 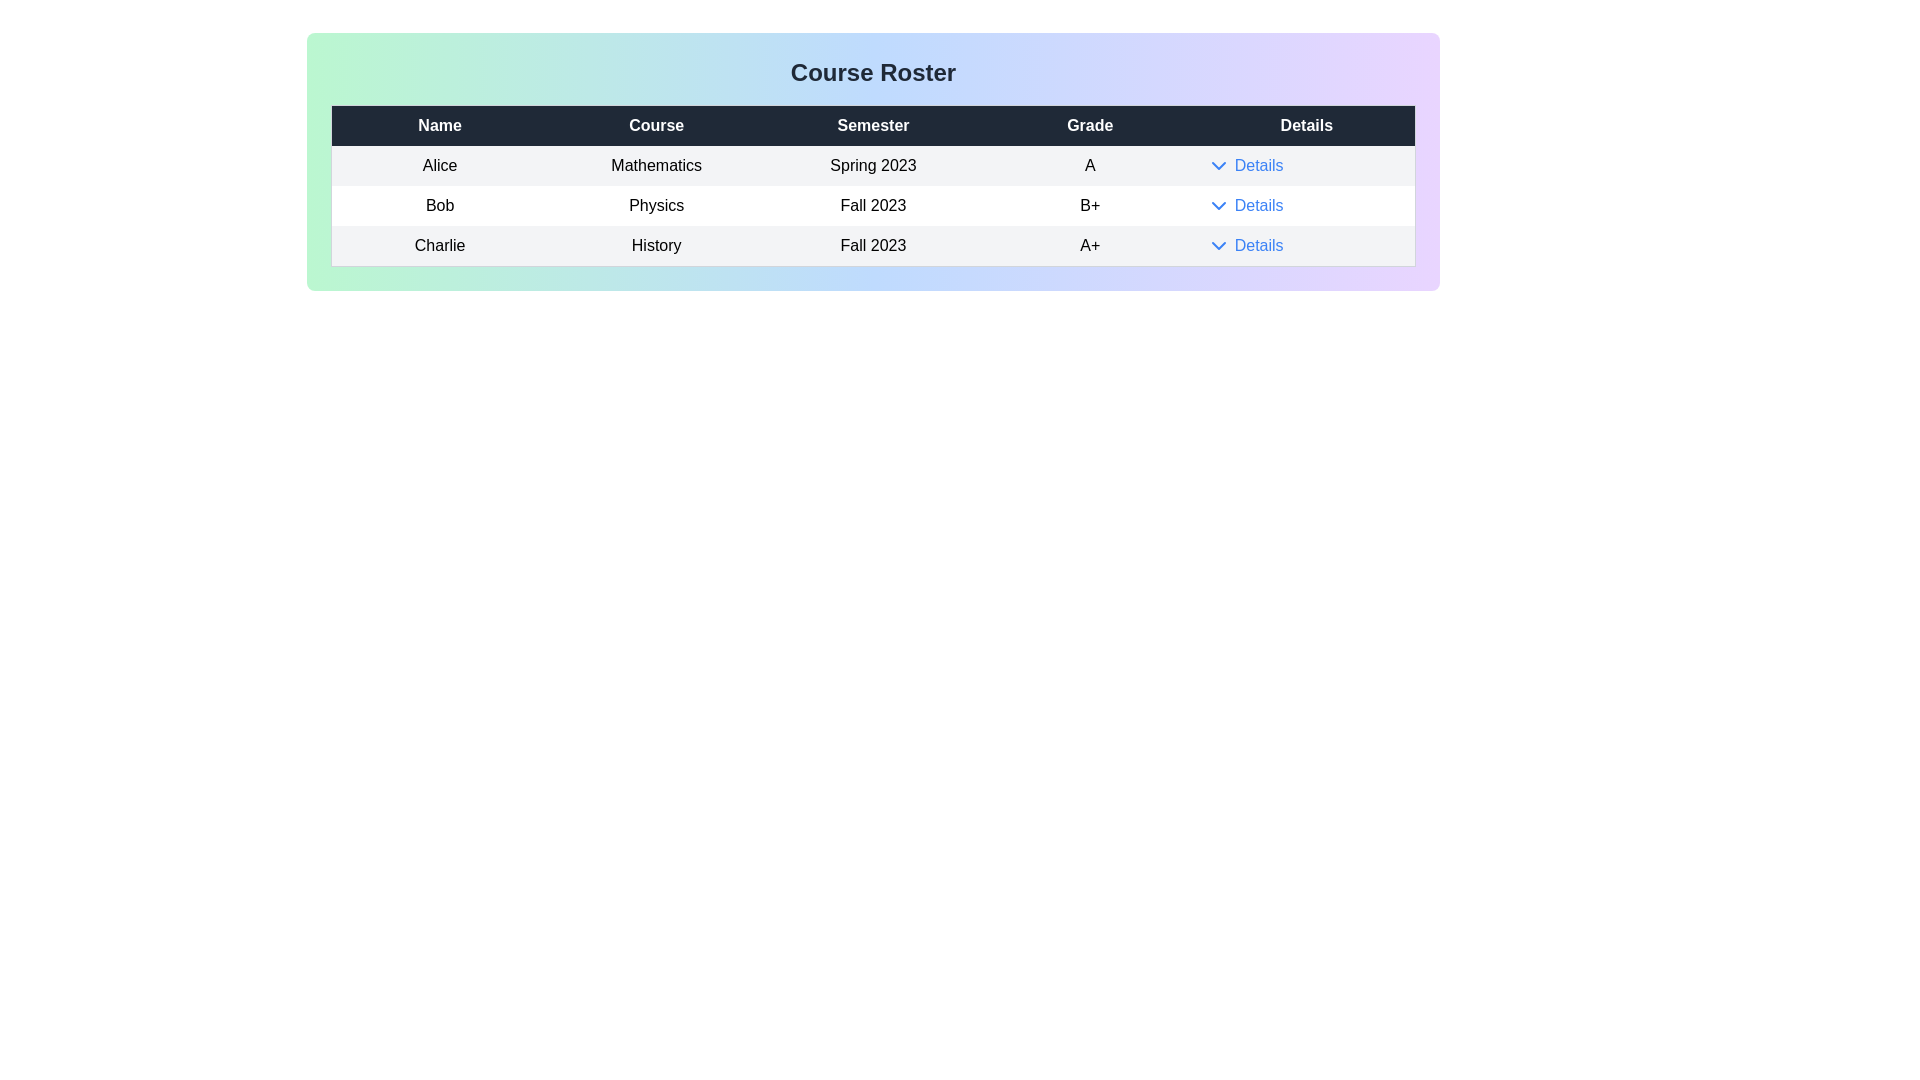 I want to click on the static text label displaying 'Fall 2023' for the course 'History' associated with student 'Charlie' in the 'Semester' column, so click(x=873, y=245).